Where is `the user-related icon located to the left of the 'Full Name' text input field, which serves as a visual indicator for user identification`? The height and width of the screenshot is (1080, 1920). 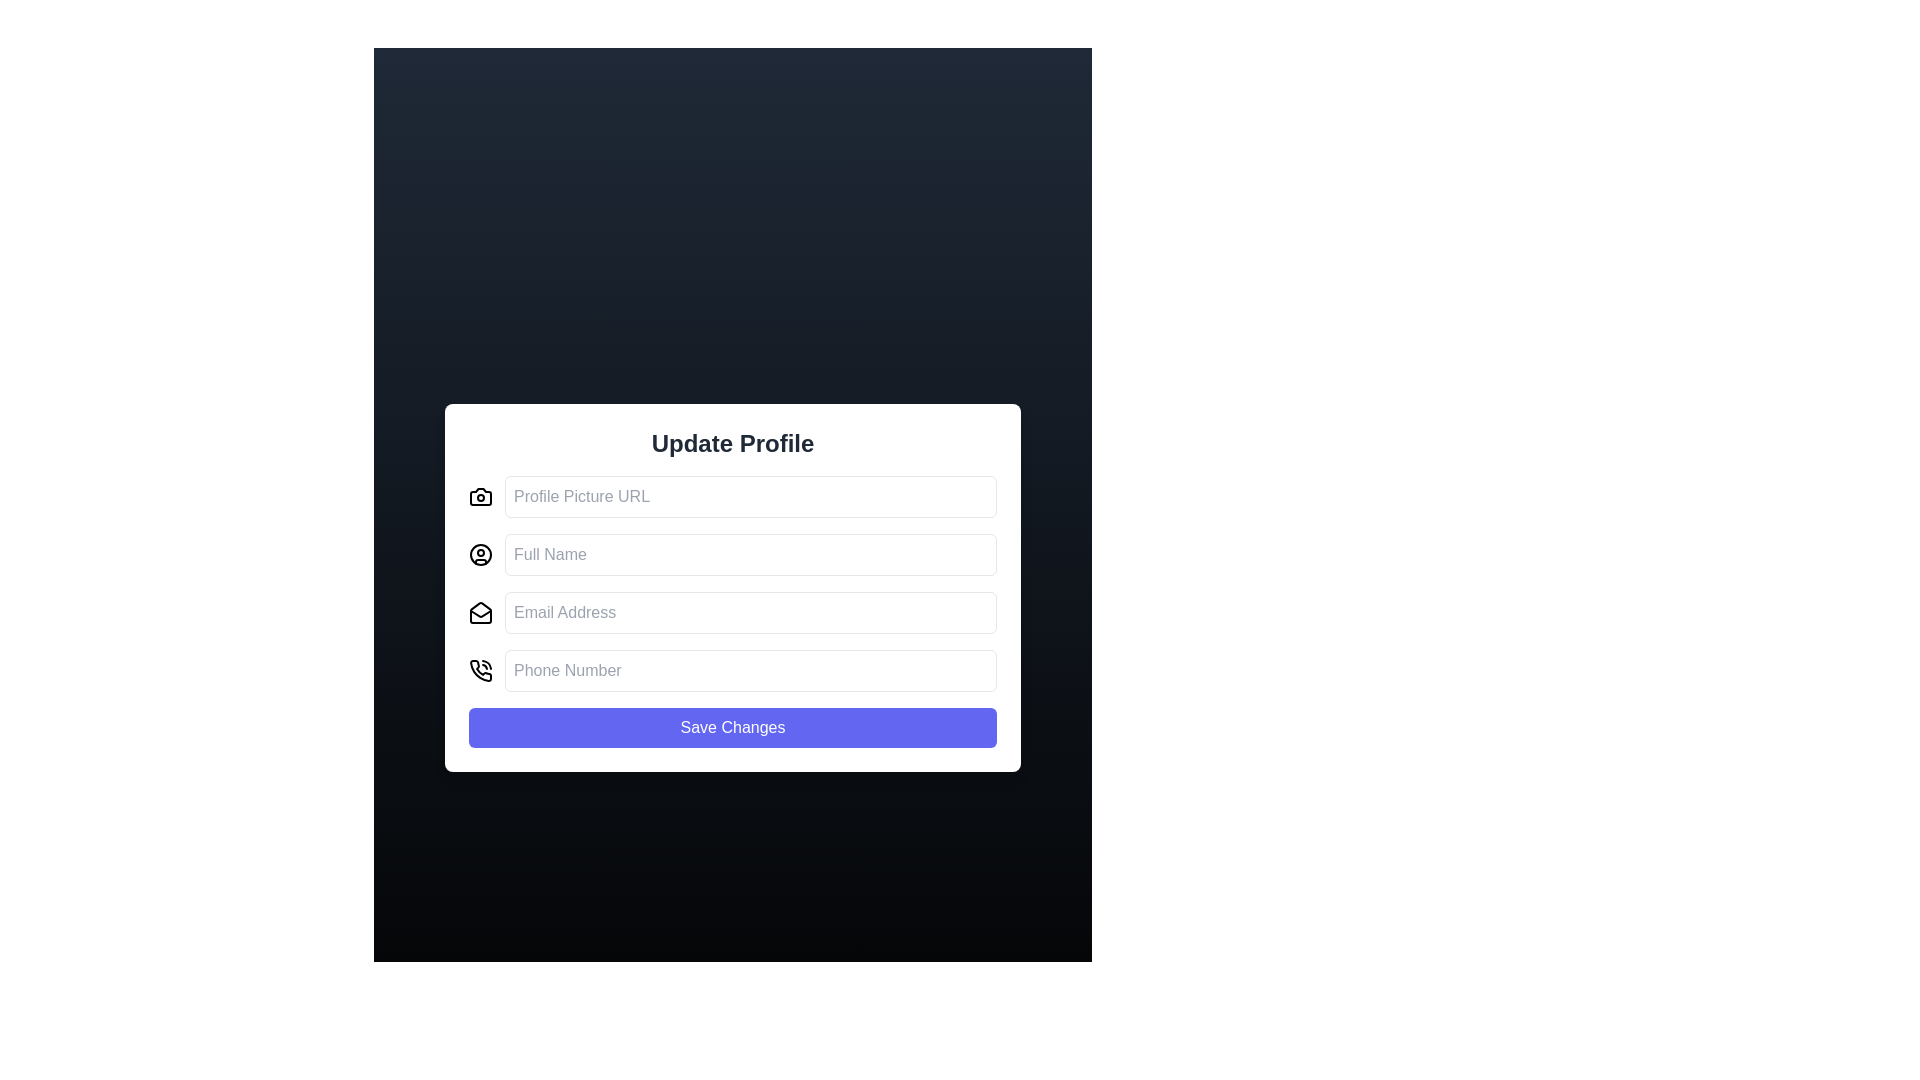 the user-related icon located to the left of the 'Full Name' text input field, which serves as a visual indicator for user identification is located at coordinates (480, 555).